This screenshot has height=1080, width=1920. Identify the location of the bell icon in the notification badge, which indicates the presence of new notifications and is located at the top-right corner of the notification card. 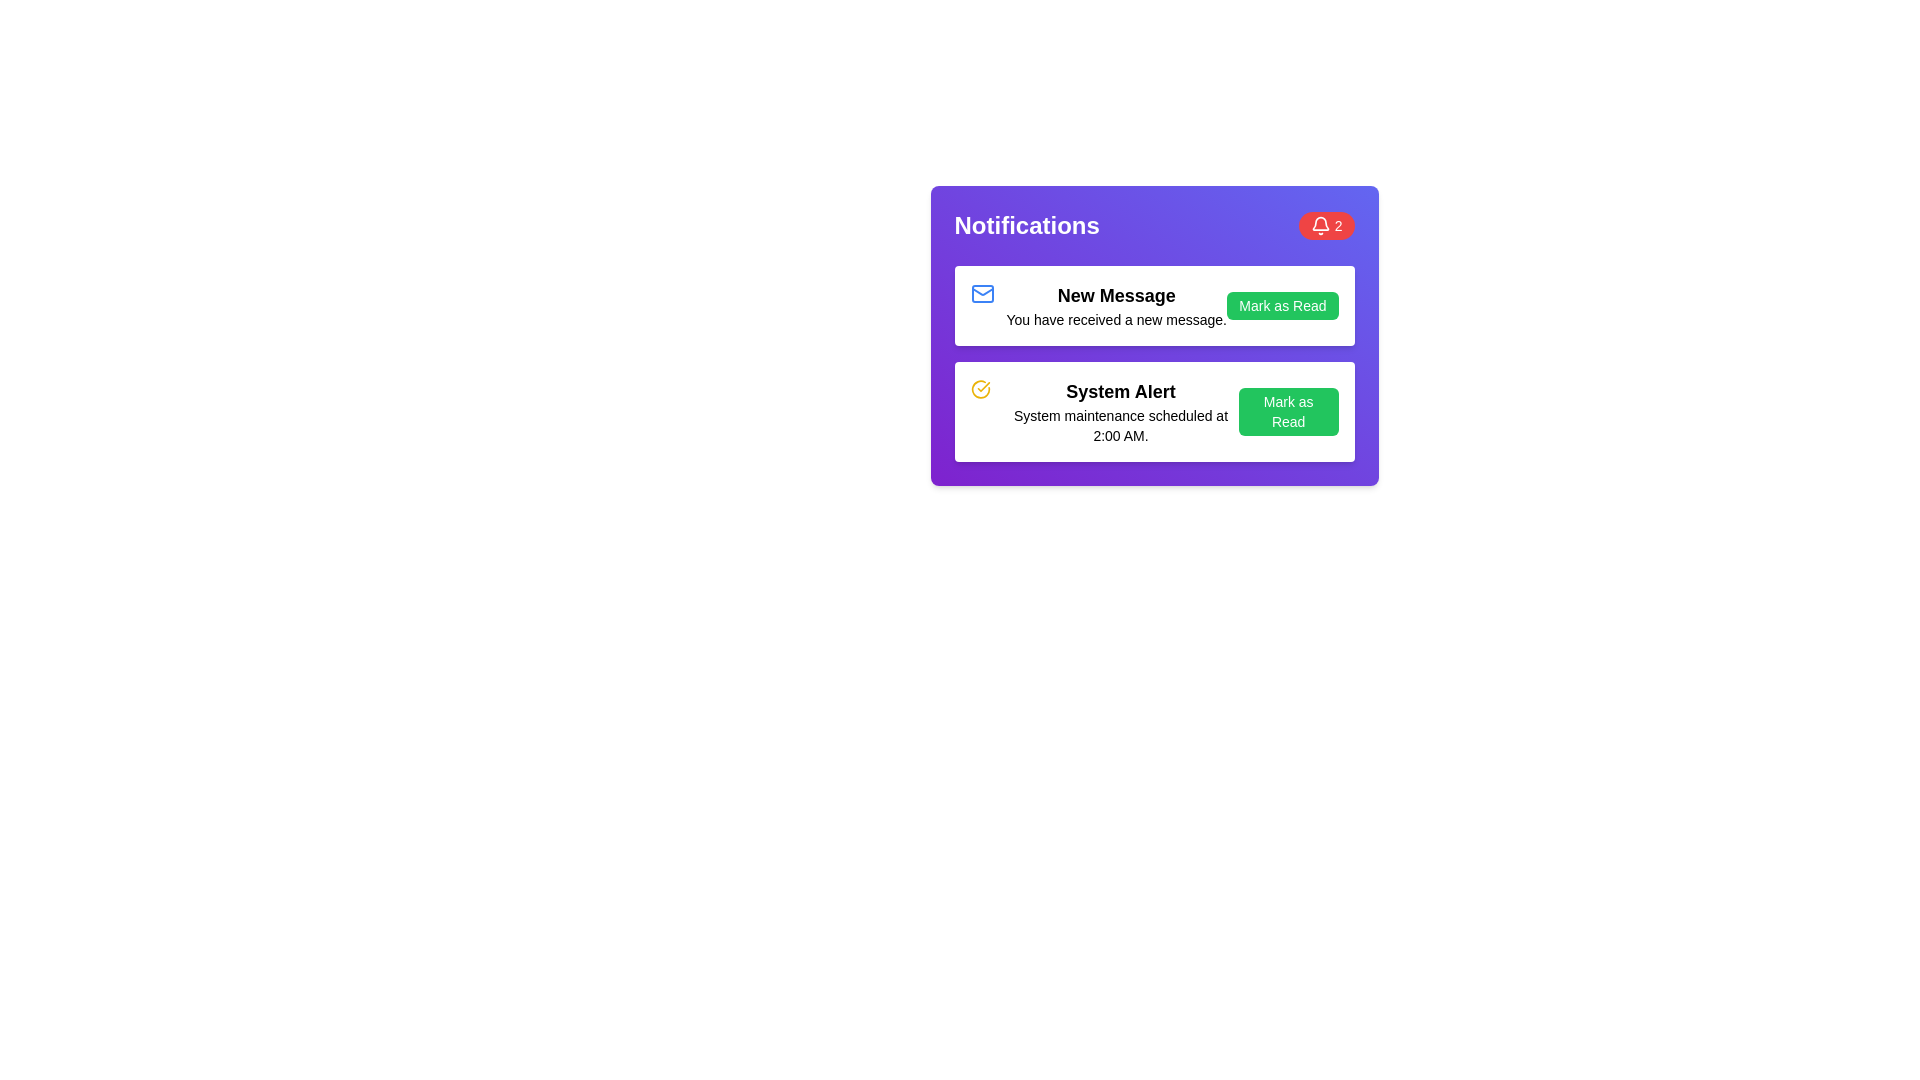
(1320, 225).